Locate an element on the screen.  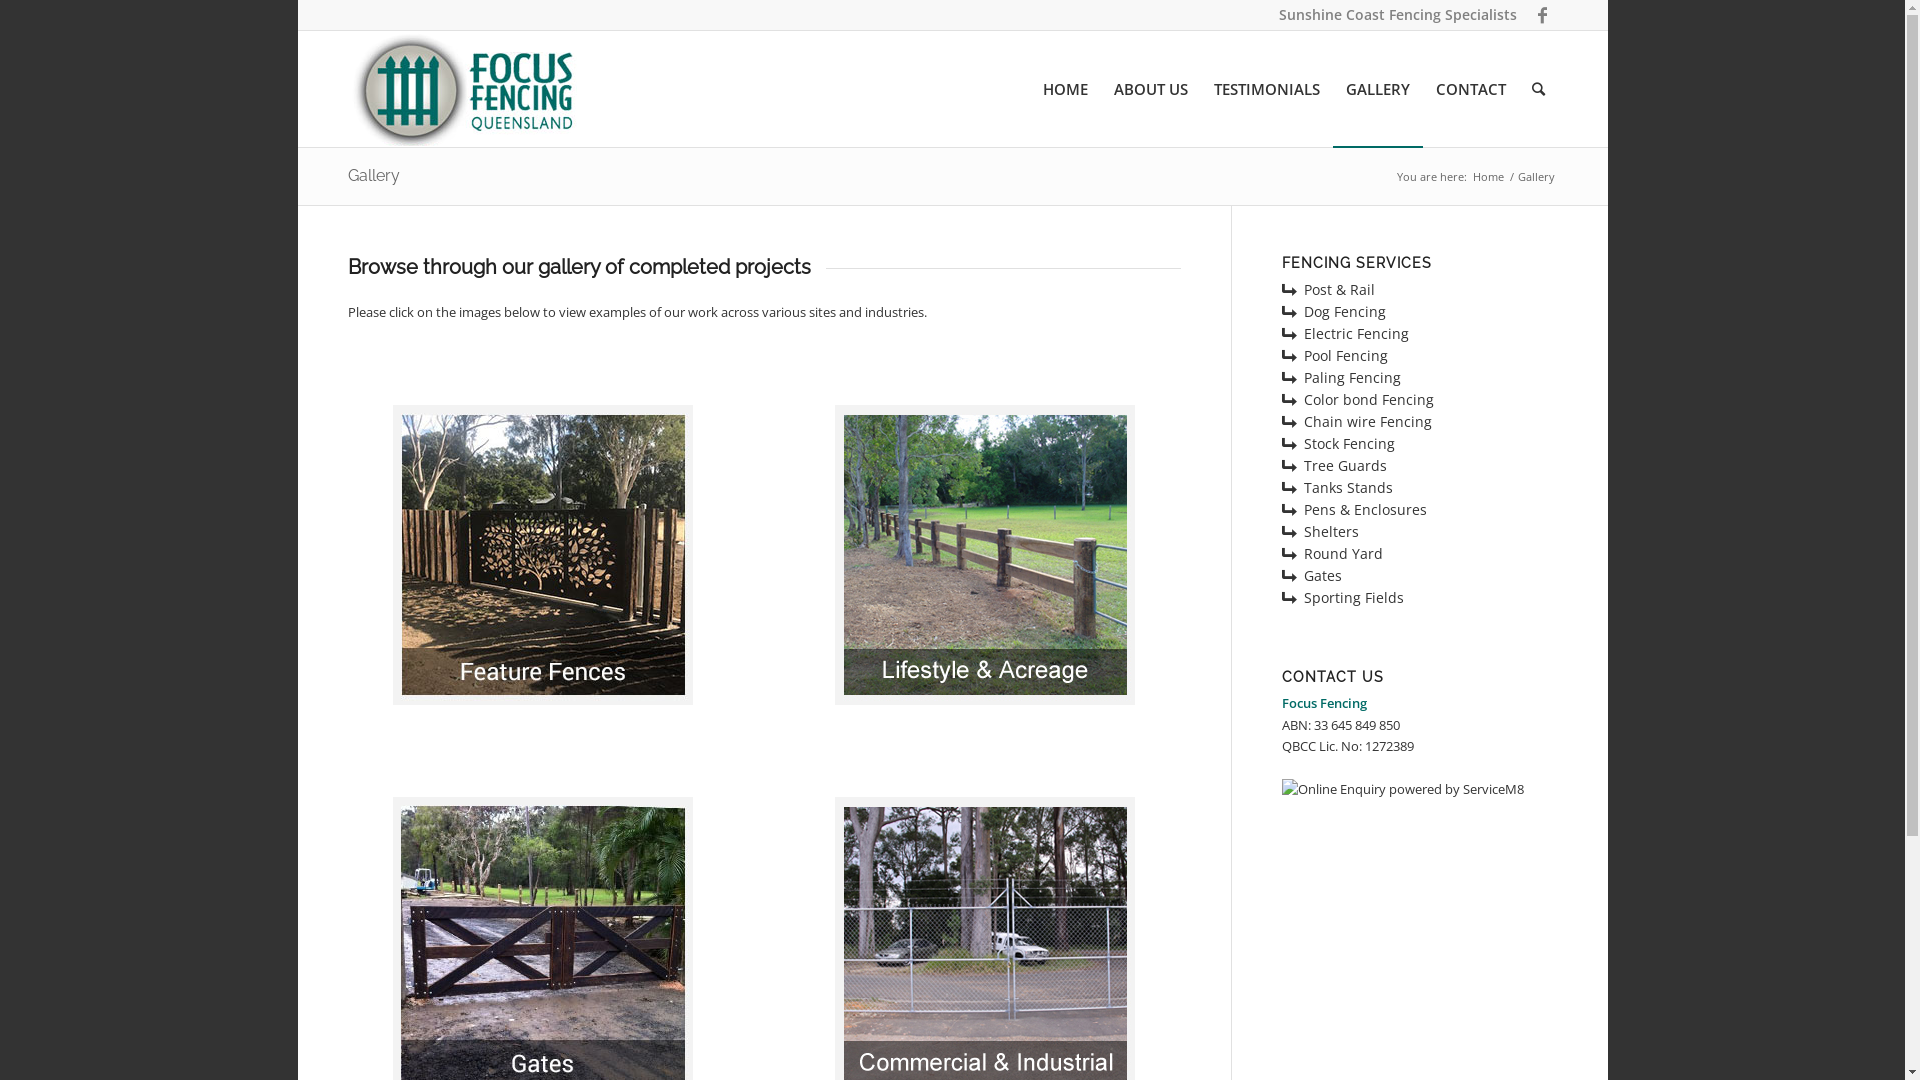
'HOME' is located at coordinates (1064, 87).